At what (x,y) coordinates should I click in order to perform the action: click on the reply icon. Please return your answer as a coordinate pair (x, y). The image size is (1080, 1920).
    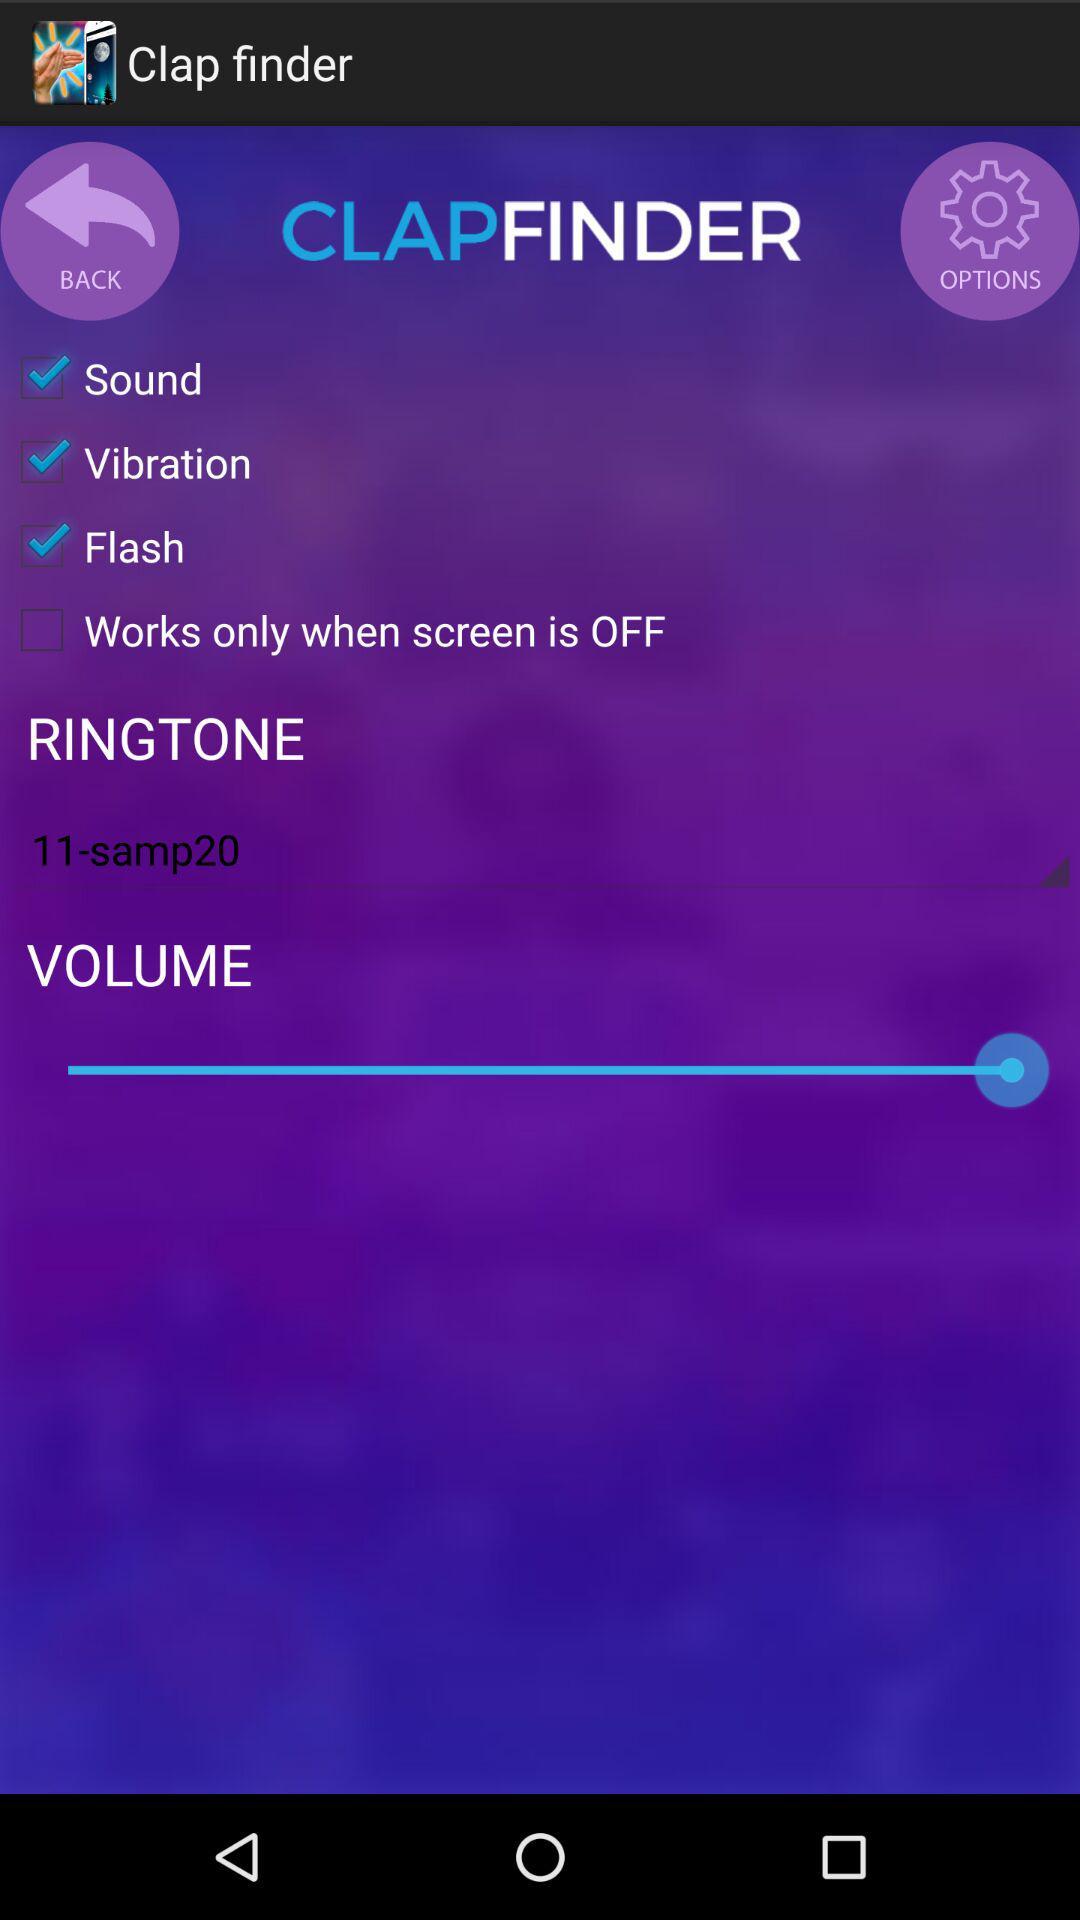
    Looking at the image, I should click on (88, 246).